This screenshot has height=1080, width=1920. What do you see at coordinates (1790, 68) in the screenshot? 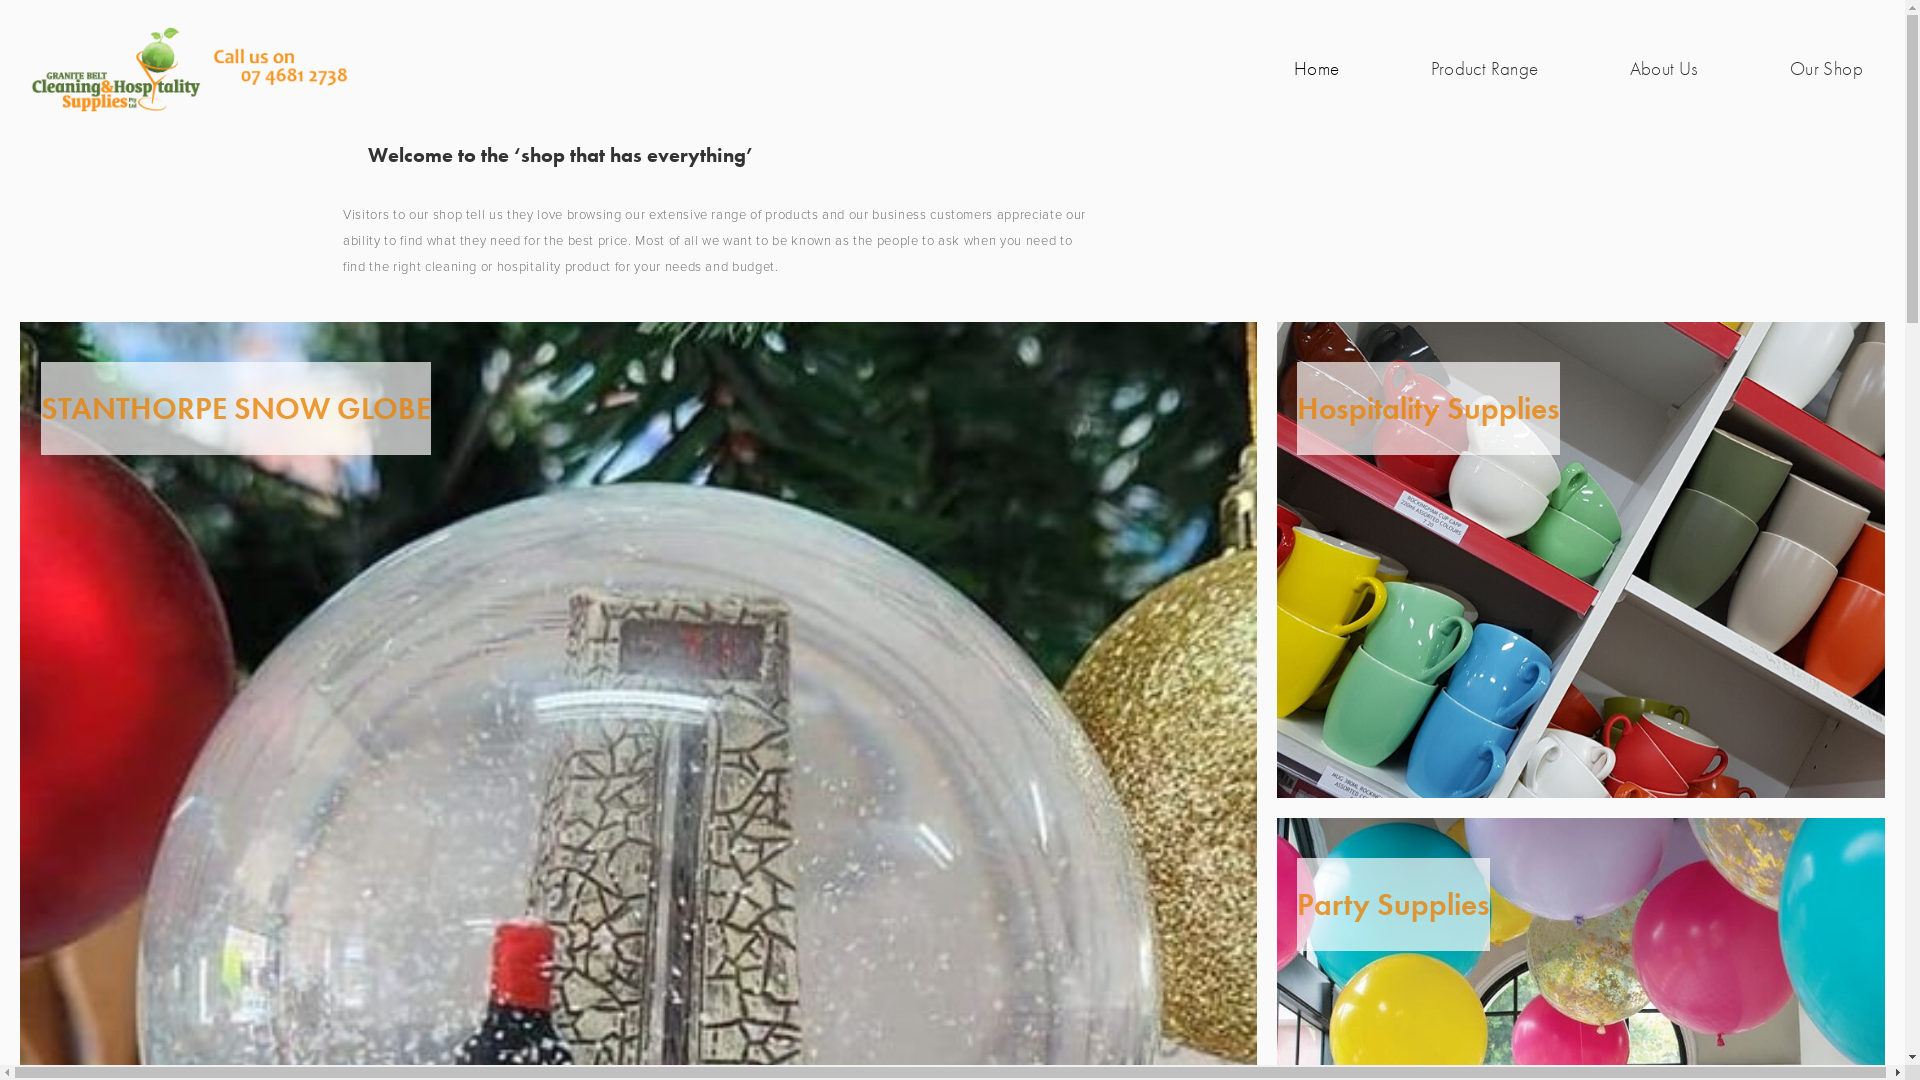
I see `'Our Shop'` at bounding box center [1790, 68].